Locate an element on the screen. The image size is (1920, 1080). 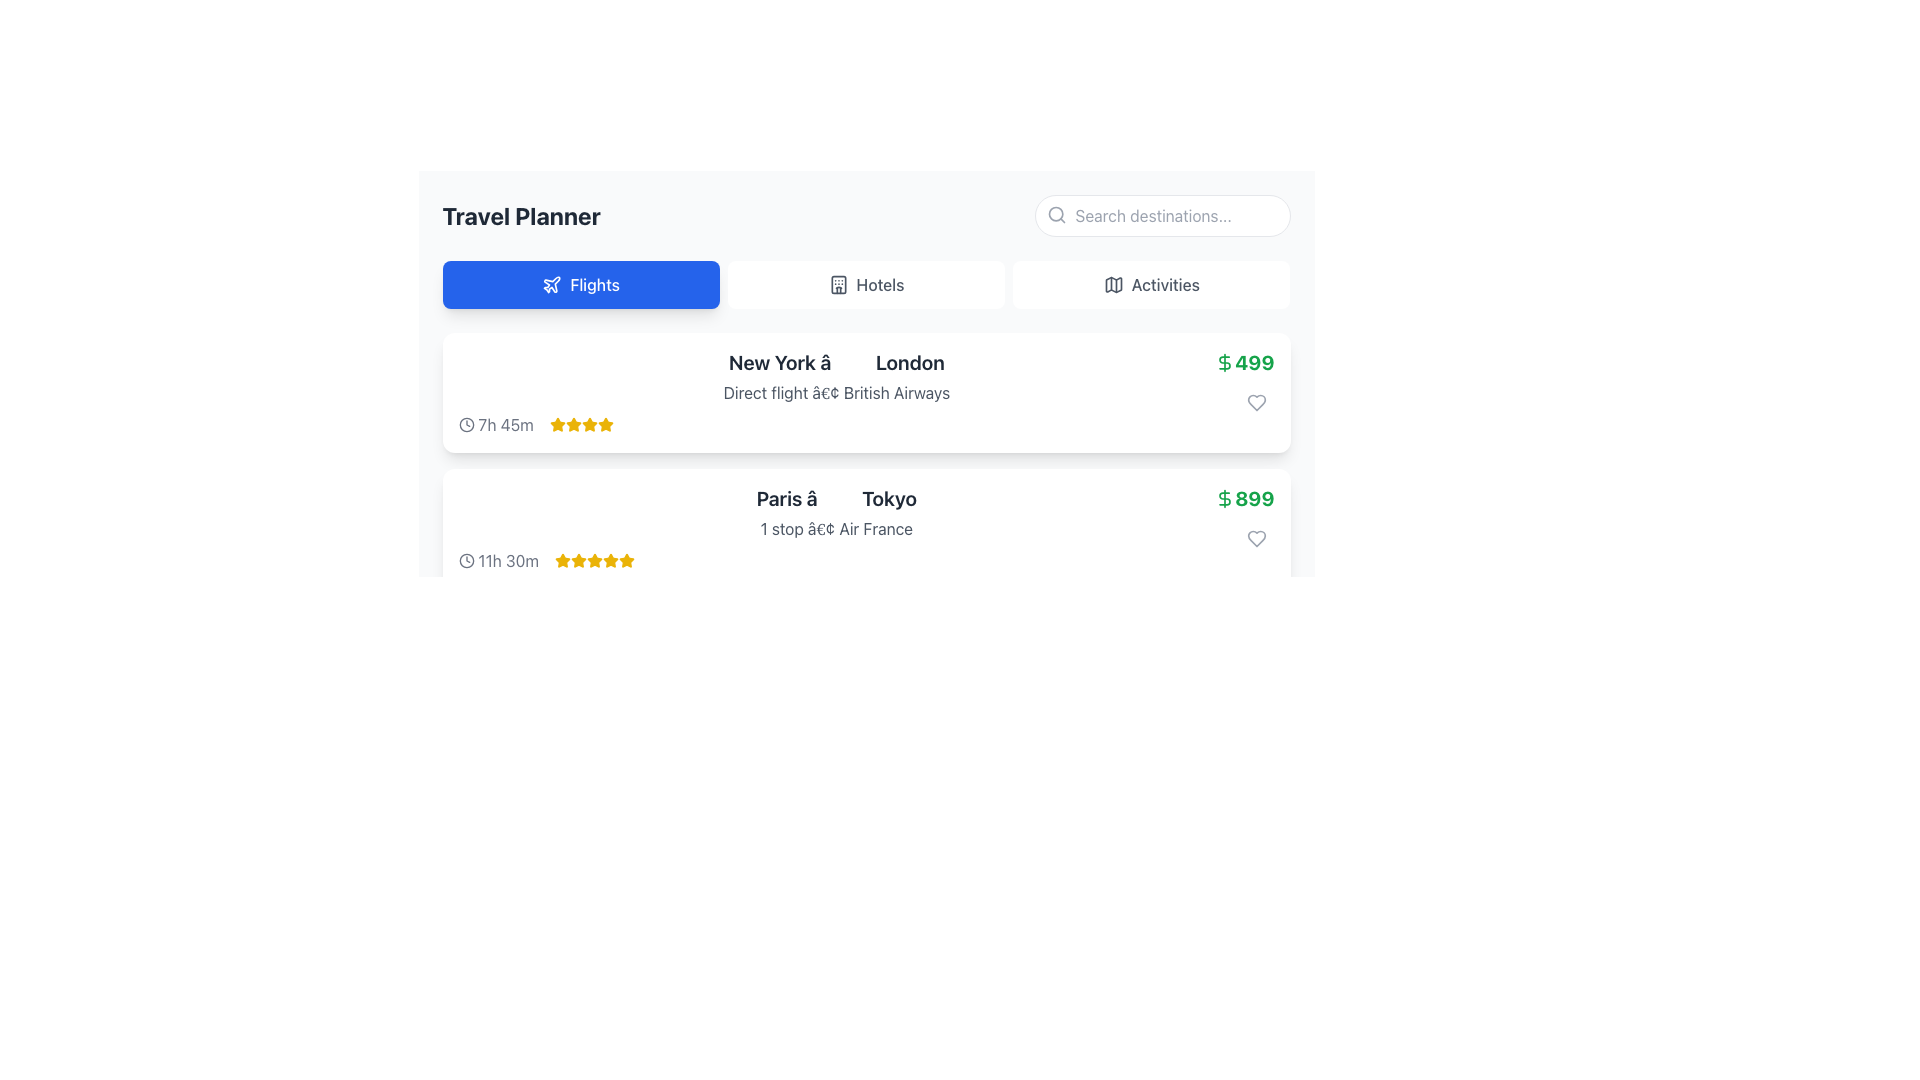
the text label displaying 'Activities' is located at coordinates (1165, 285).